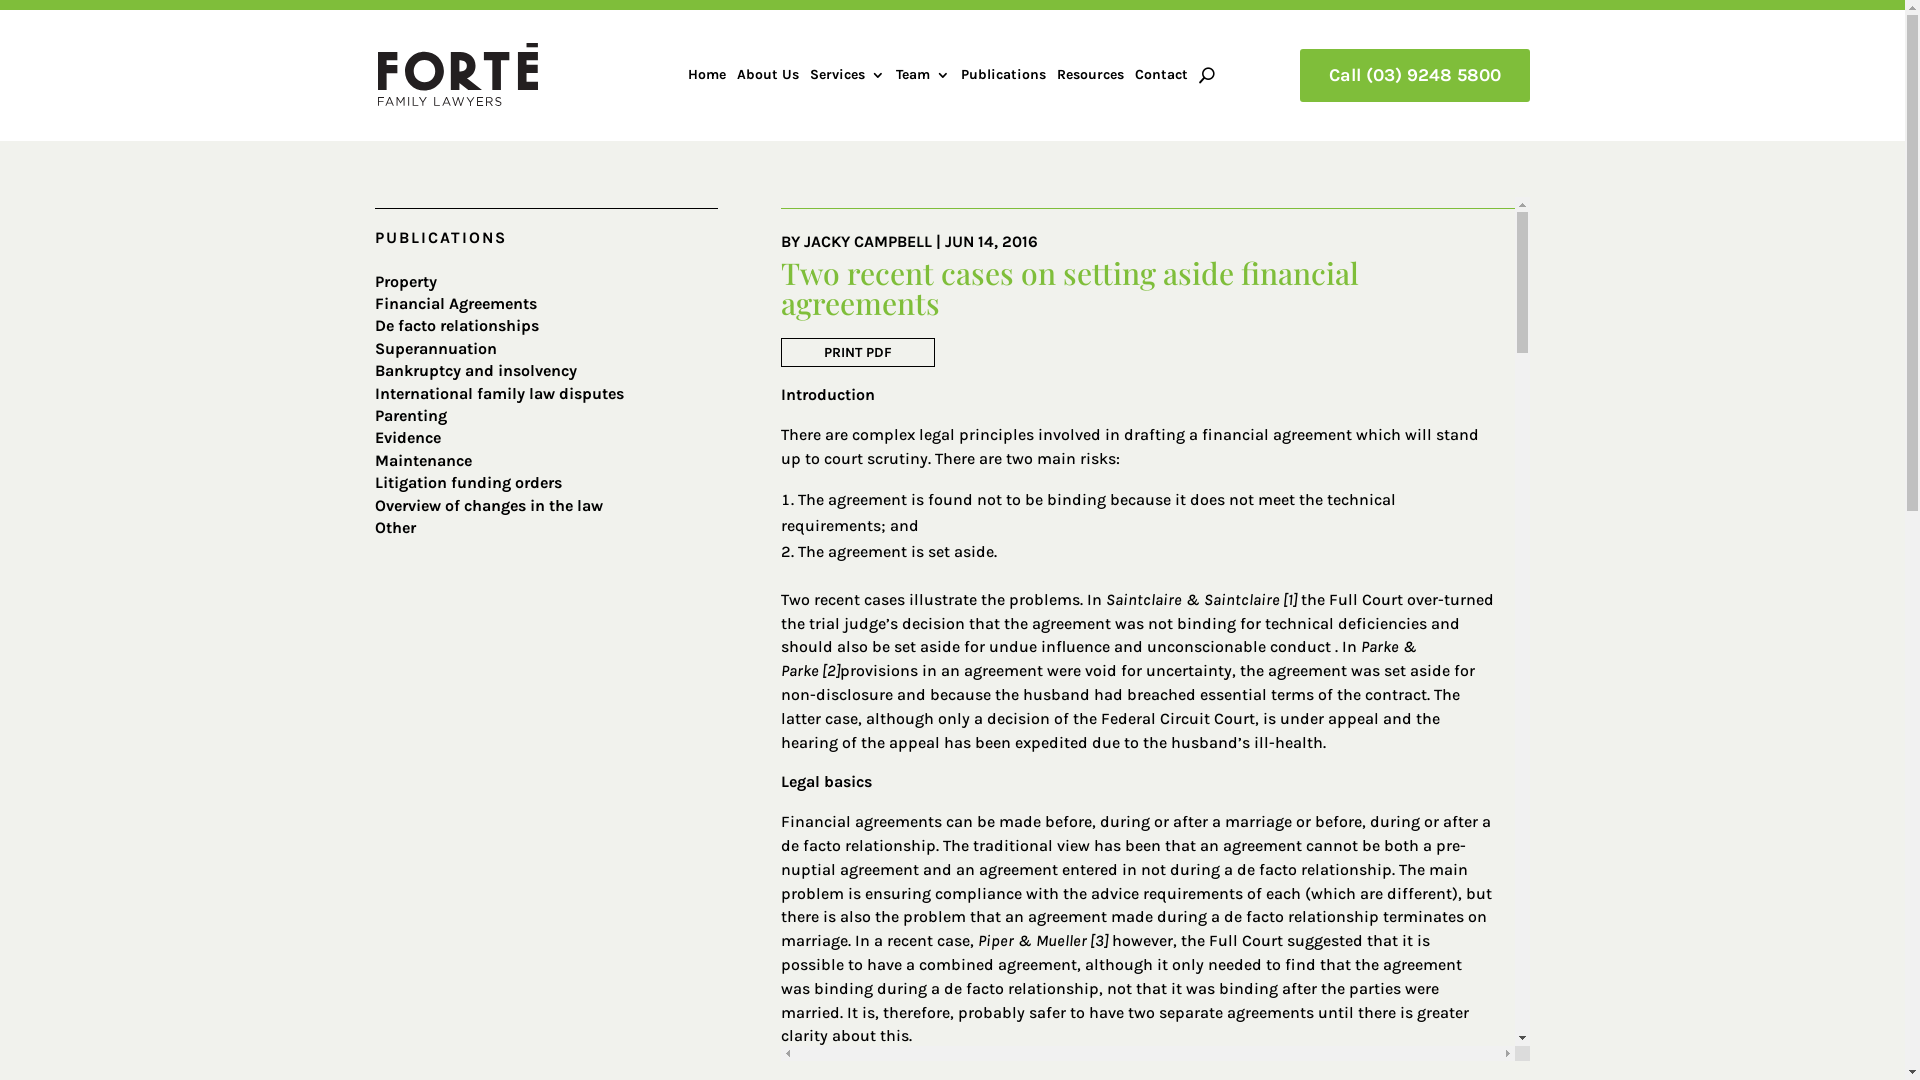 Image resolution: width=1920 pixels, height=1080 pixels. Describe the element at coordinates (858, 351) in the screenshot. I see `'PRINT PDF'` at that location.